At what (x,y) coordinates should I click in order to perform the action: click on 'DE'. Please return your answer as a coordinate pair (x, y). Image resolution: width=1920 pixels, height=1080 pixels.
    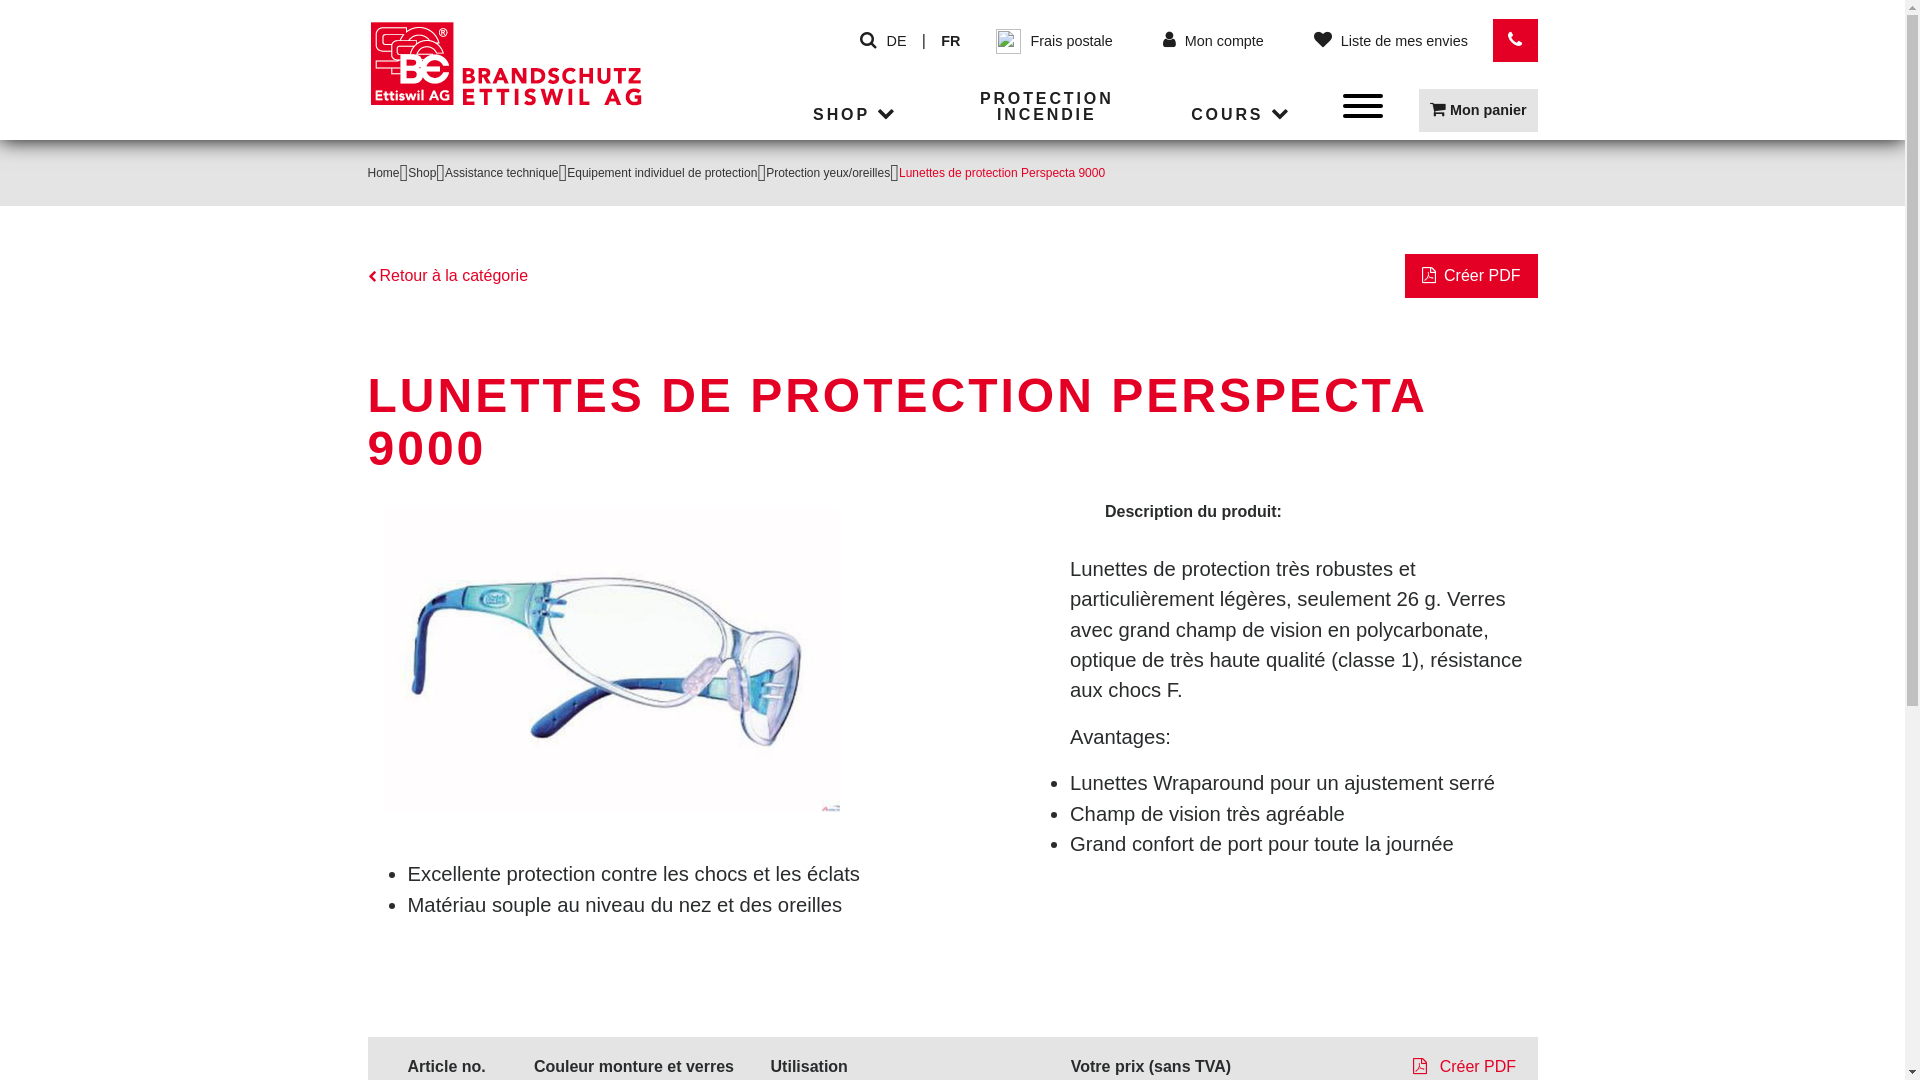
    Looking at the image, I should click on (896, 41).